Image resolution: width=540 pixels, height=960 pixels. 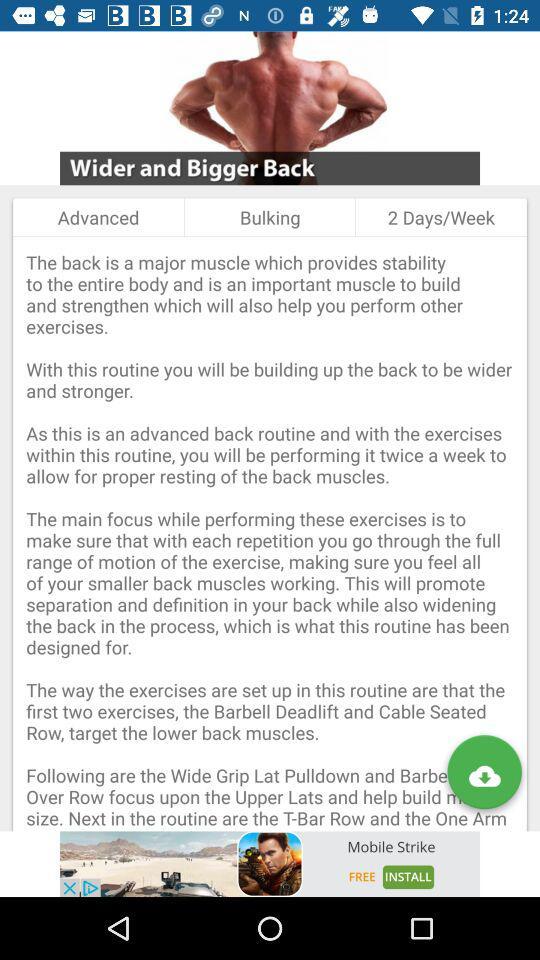 What do you see at coordinates (270, 217) in the screenshot?
I see `the item above the back is icon` at bounding box center [270, 217].